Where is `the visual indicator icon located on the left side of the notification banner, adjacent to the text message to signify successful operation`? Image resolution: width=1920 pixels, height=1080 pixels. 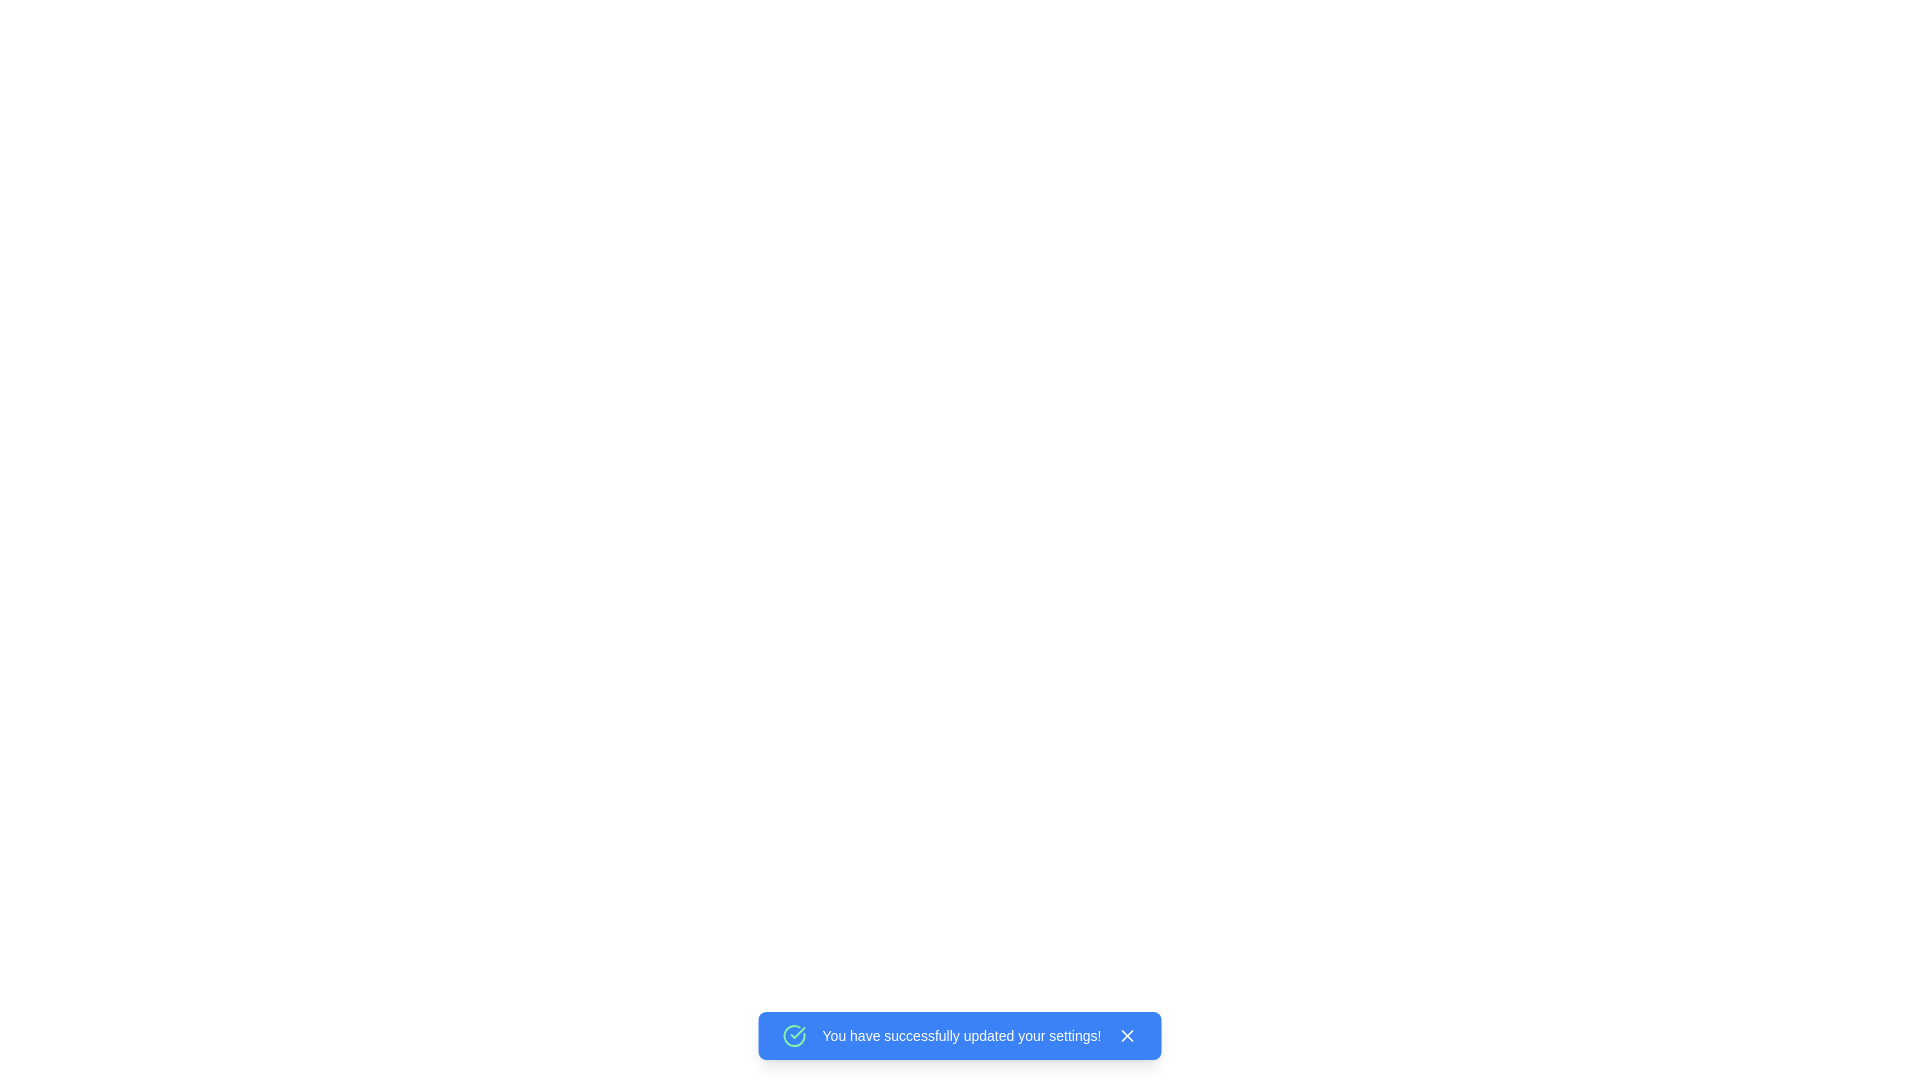 the visual indicator icon located on the left side of the notification banner, adjacent to the text message to signify successful operation is located at coordinates (793, 1035).